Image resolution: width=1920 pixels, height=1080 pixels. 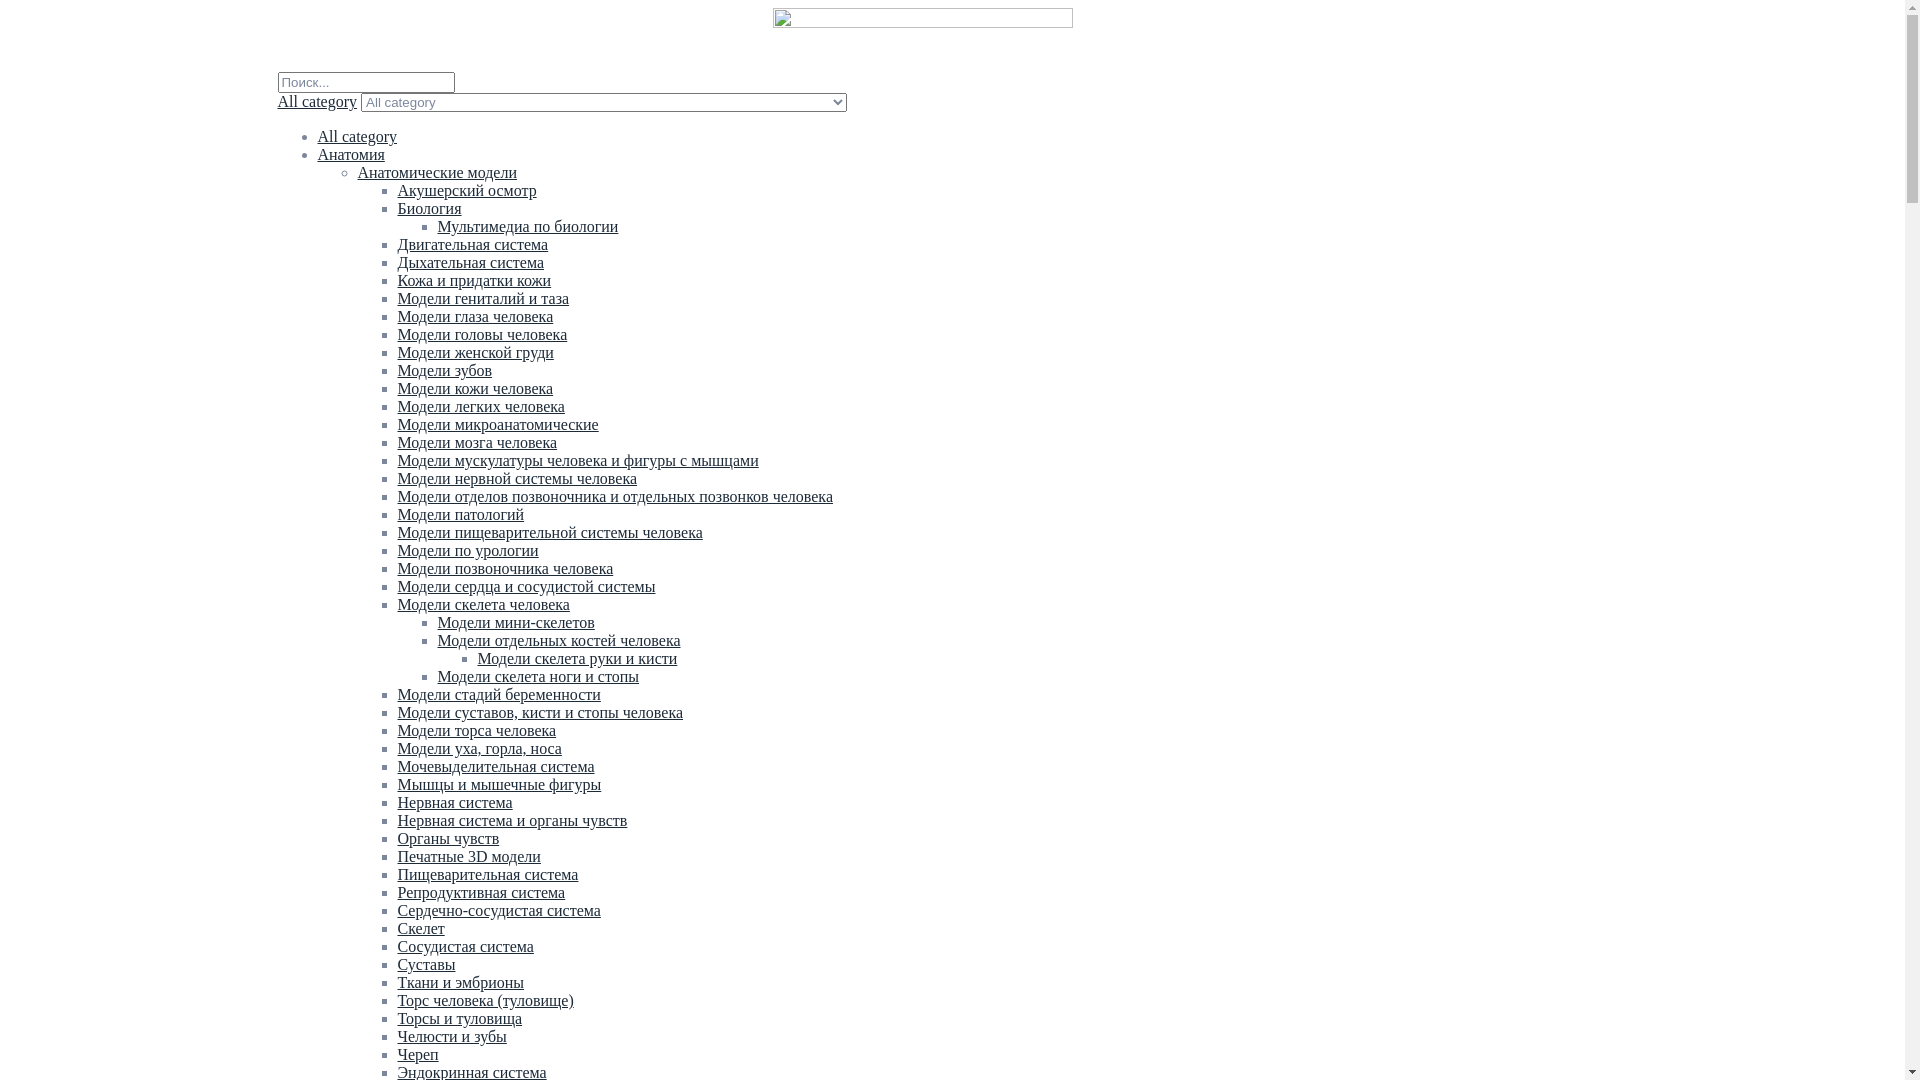 I want to click on 'All category', so click(x=358, y=135).